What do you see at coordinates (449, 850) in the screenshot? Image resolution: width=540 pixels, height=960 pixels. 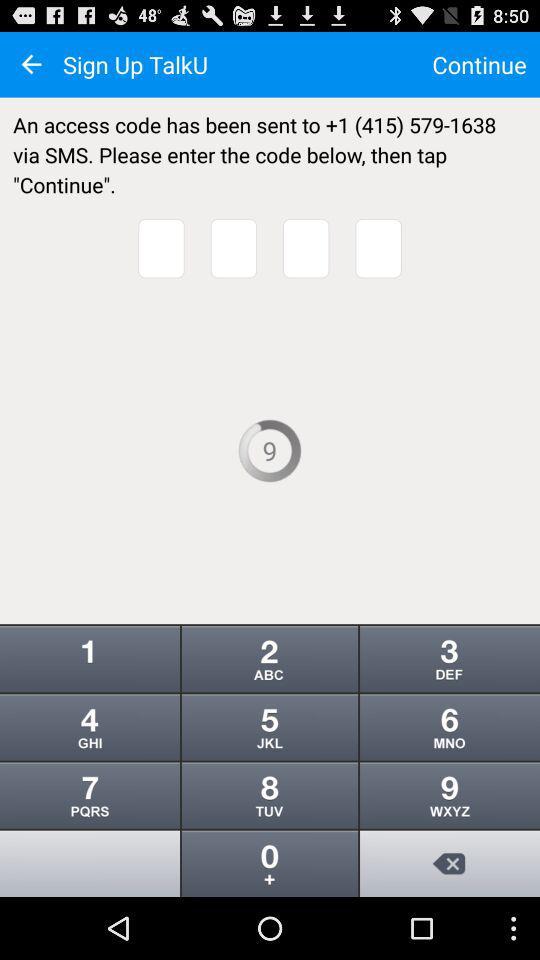 I see `the more icon` at bounding box center [449, 850].